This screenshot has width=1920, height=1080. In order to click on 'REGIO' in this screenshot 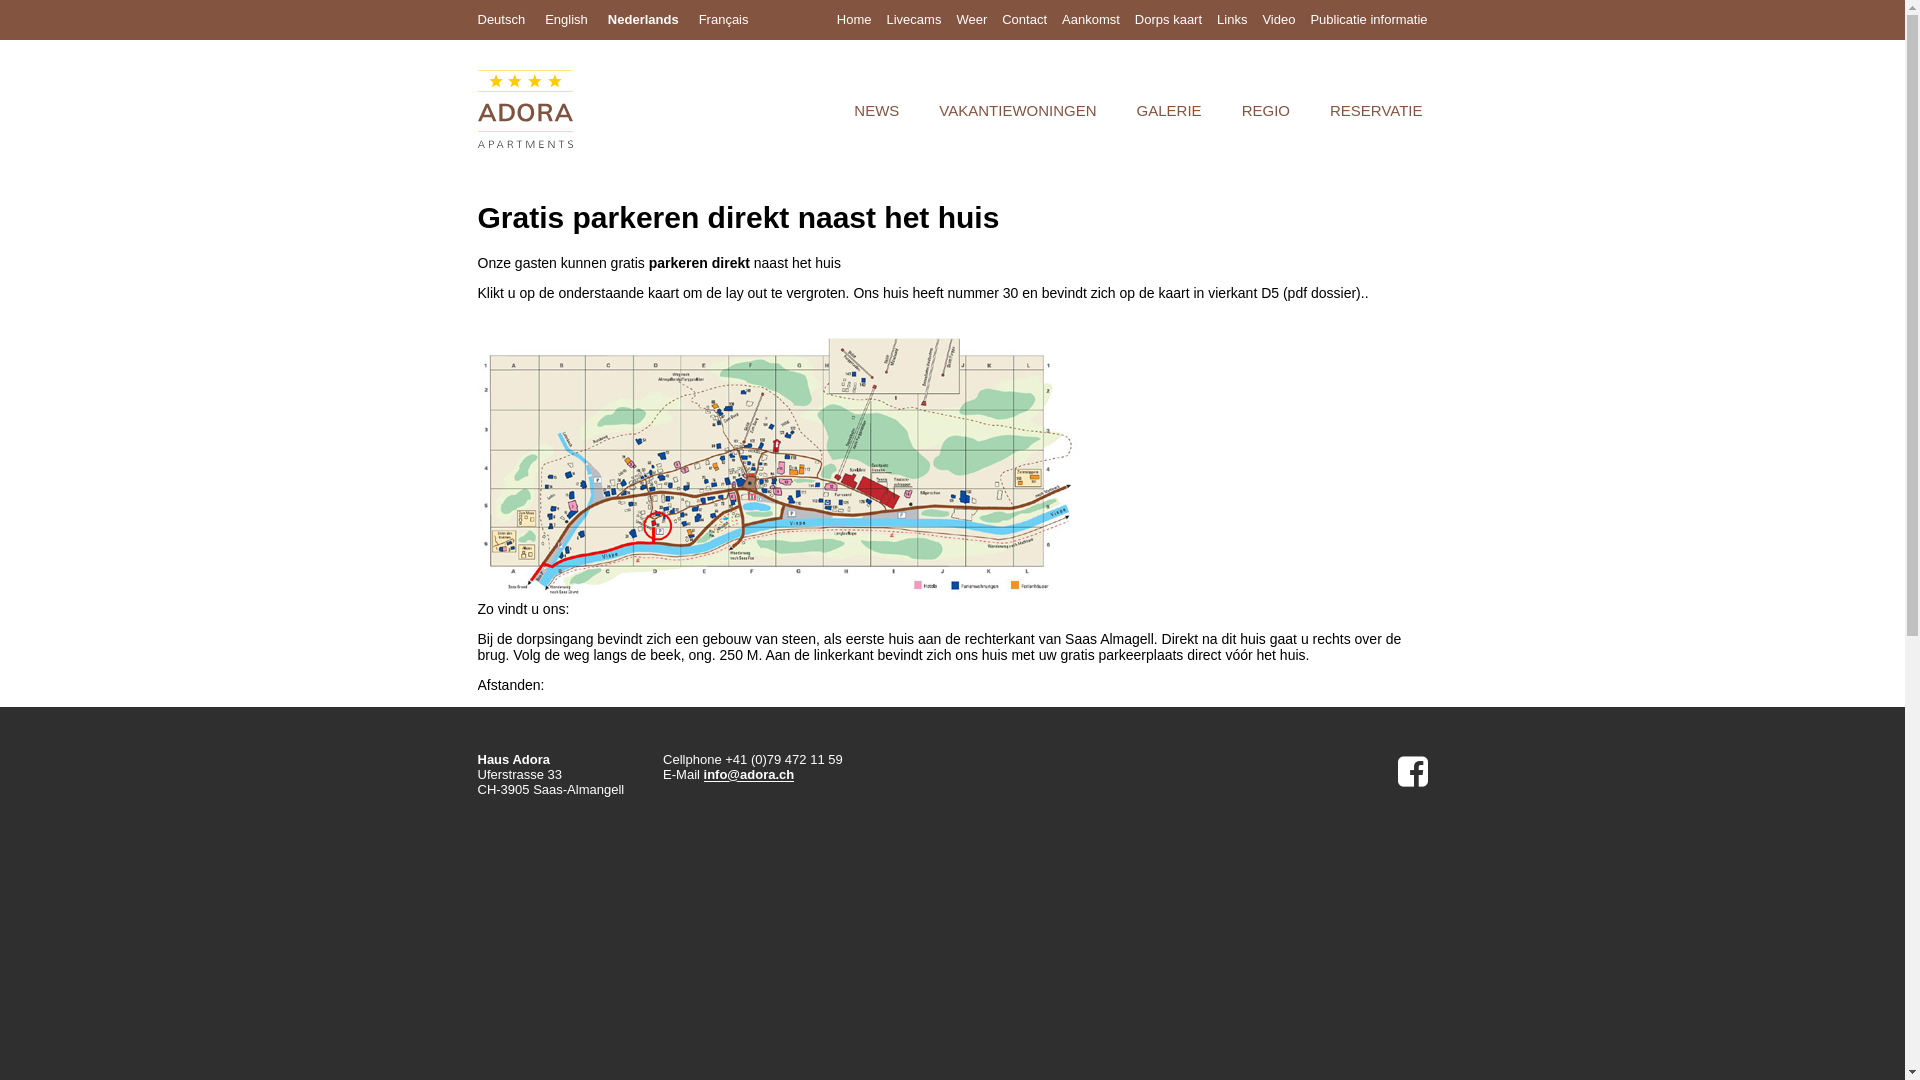, I will do `click(1265, 110)`.